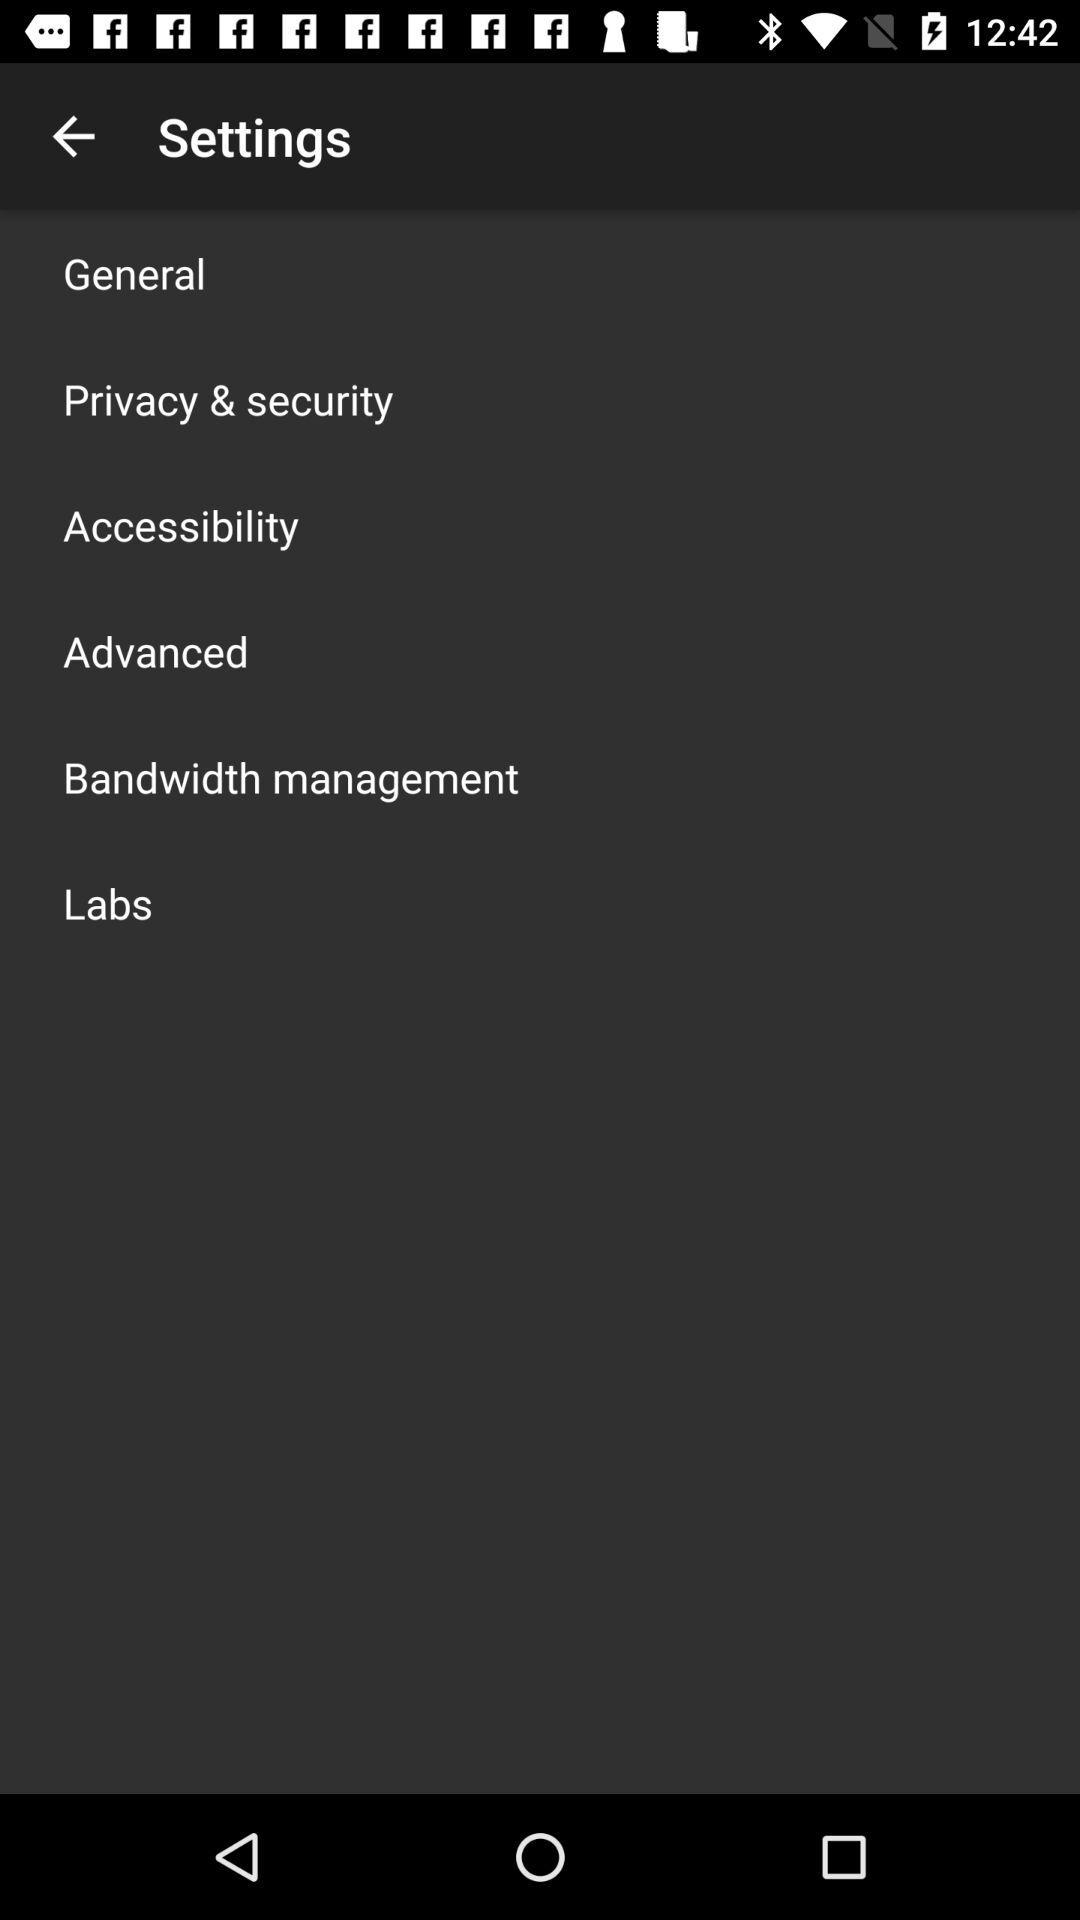 The height and width of the screenshot is (1920, 1080). What do you see at coordinates (72, 135) in the screenshot?
I see `the item next to the settings` at bounding box center [72, 135].